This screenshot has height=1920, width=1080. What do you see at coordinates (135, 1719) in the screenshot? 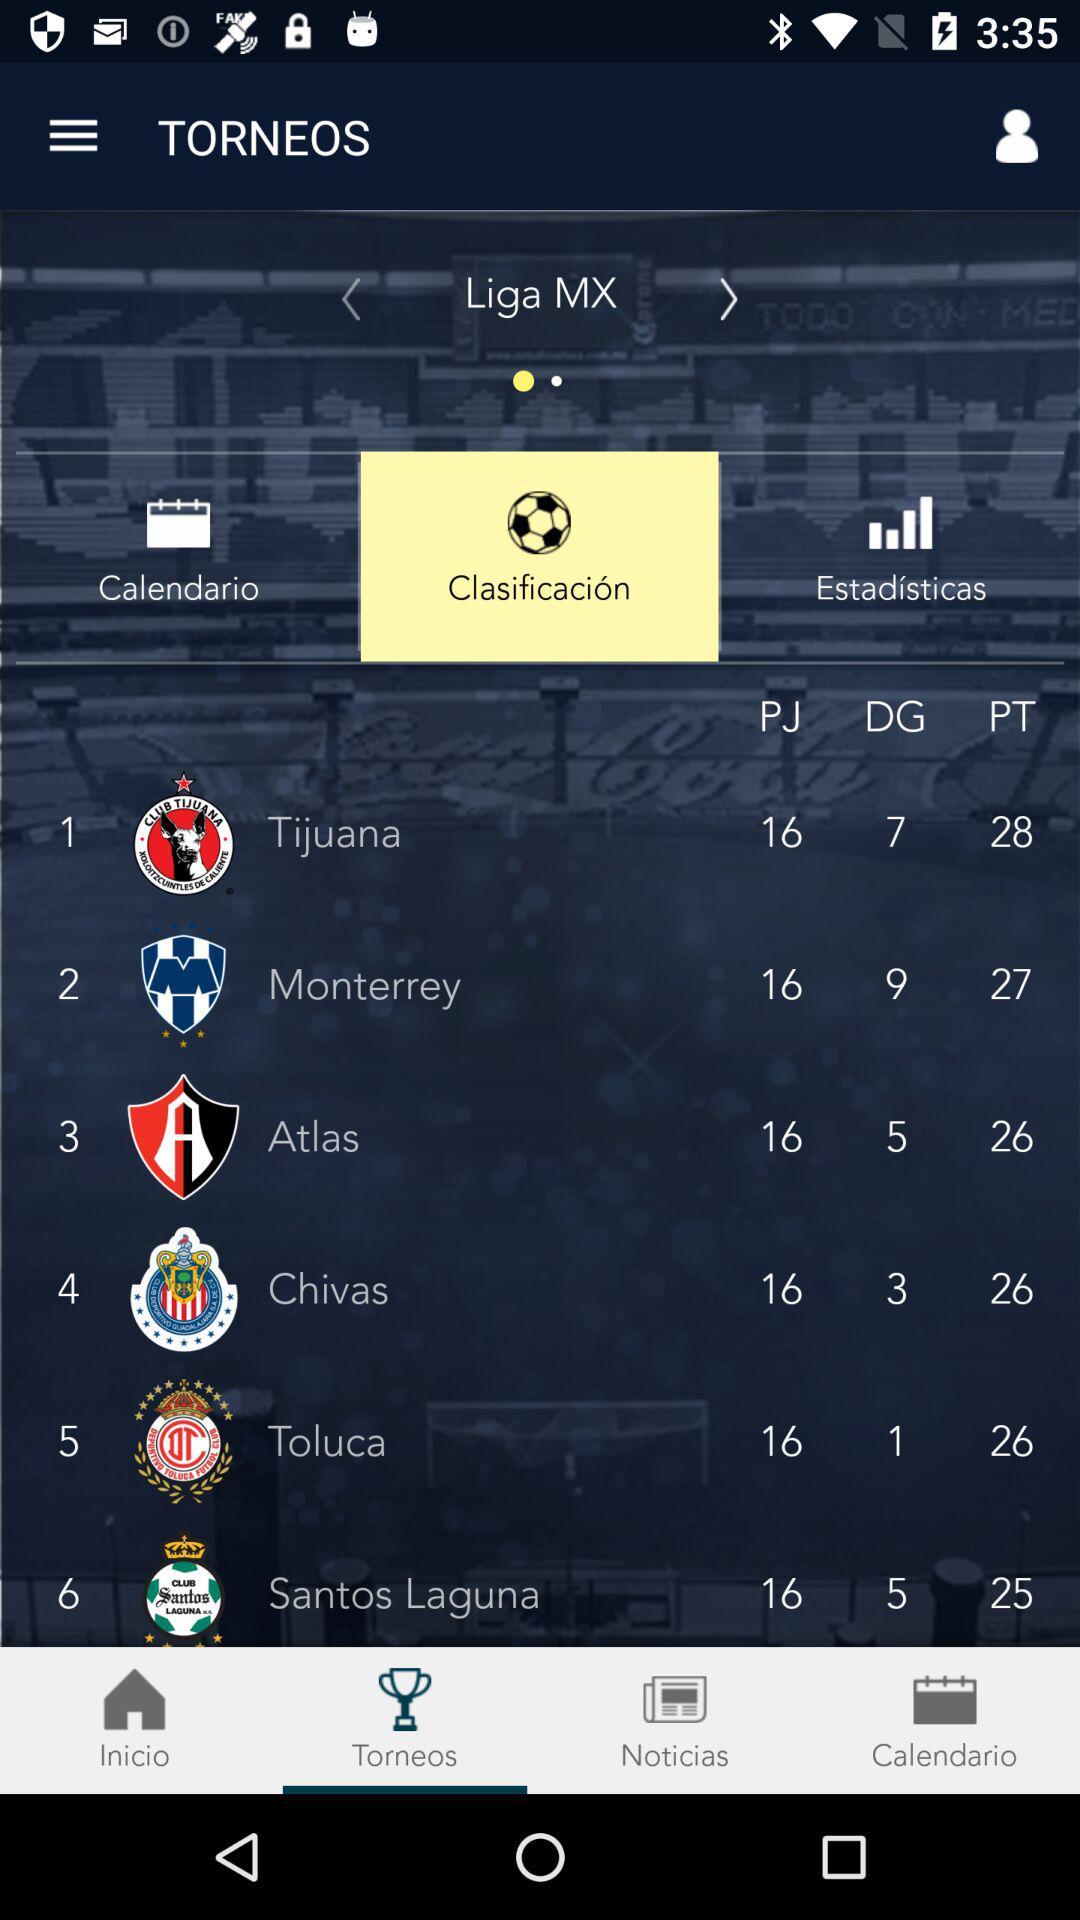
I see `the notifications icon` at bounding box center [135, 1719].